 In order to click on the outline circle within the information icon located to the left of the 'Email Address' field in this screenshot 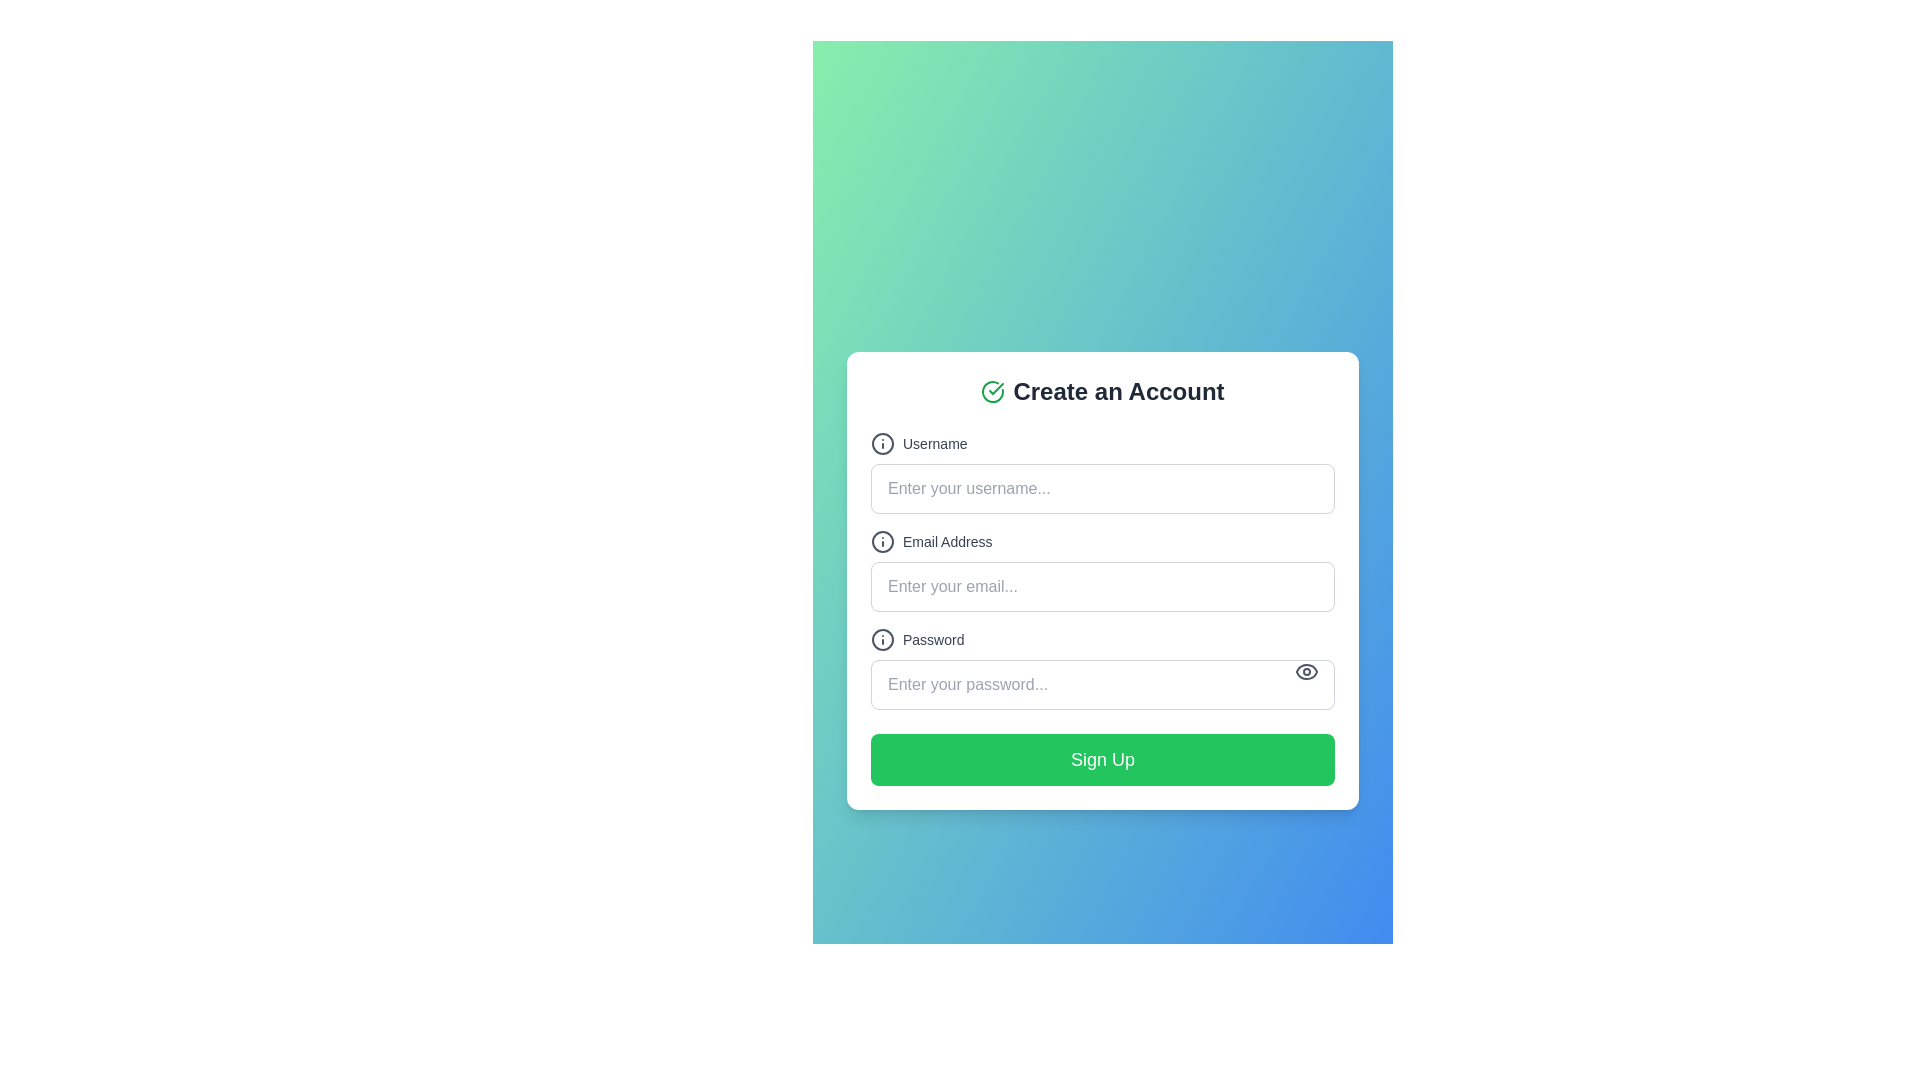, I will do `click(882, 542)`.